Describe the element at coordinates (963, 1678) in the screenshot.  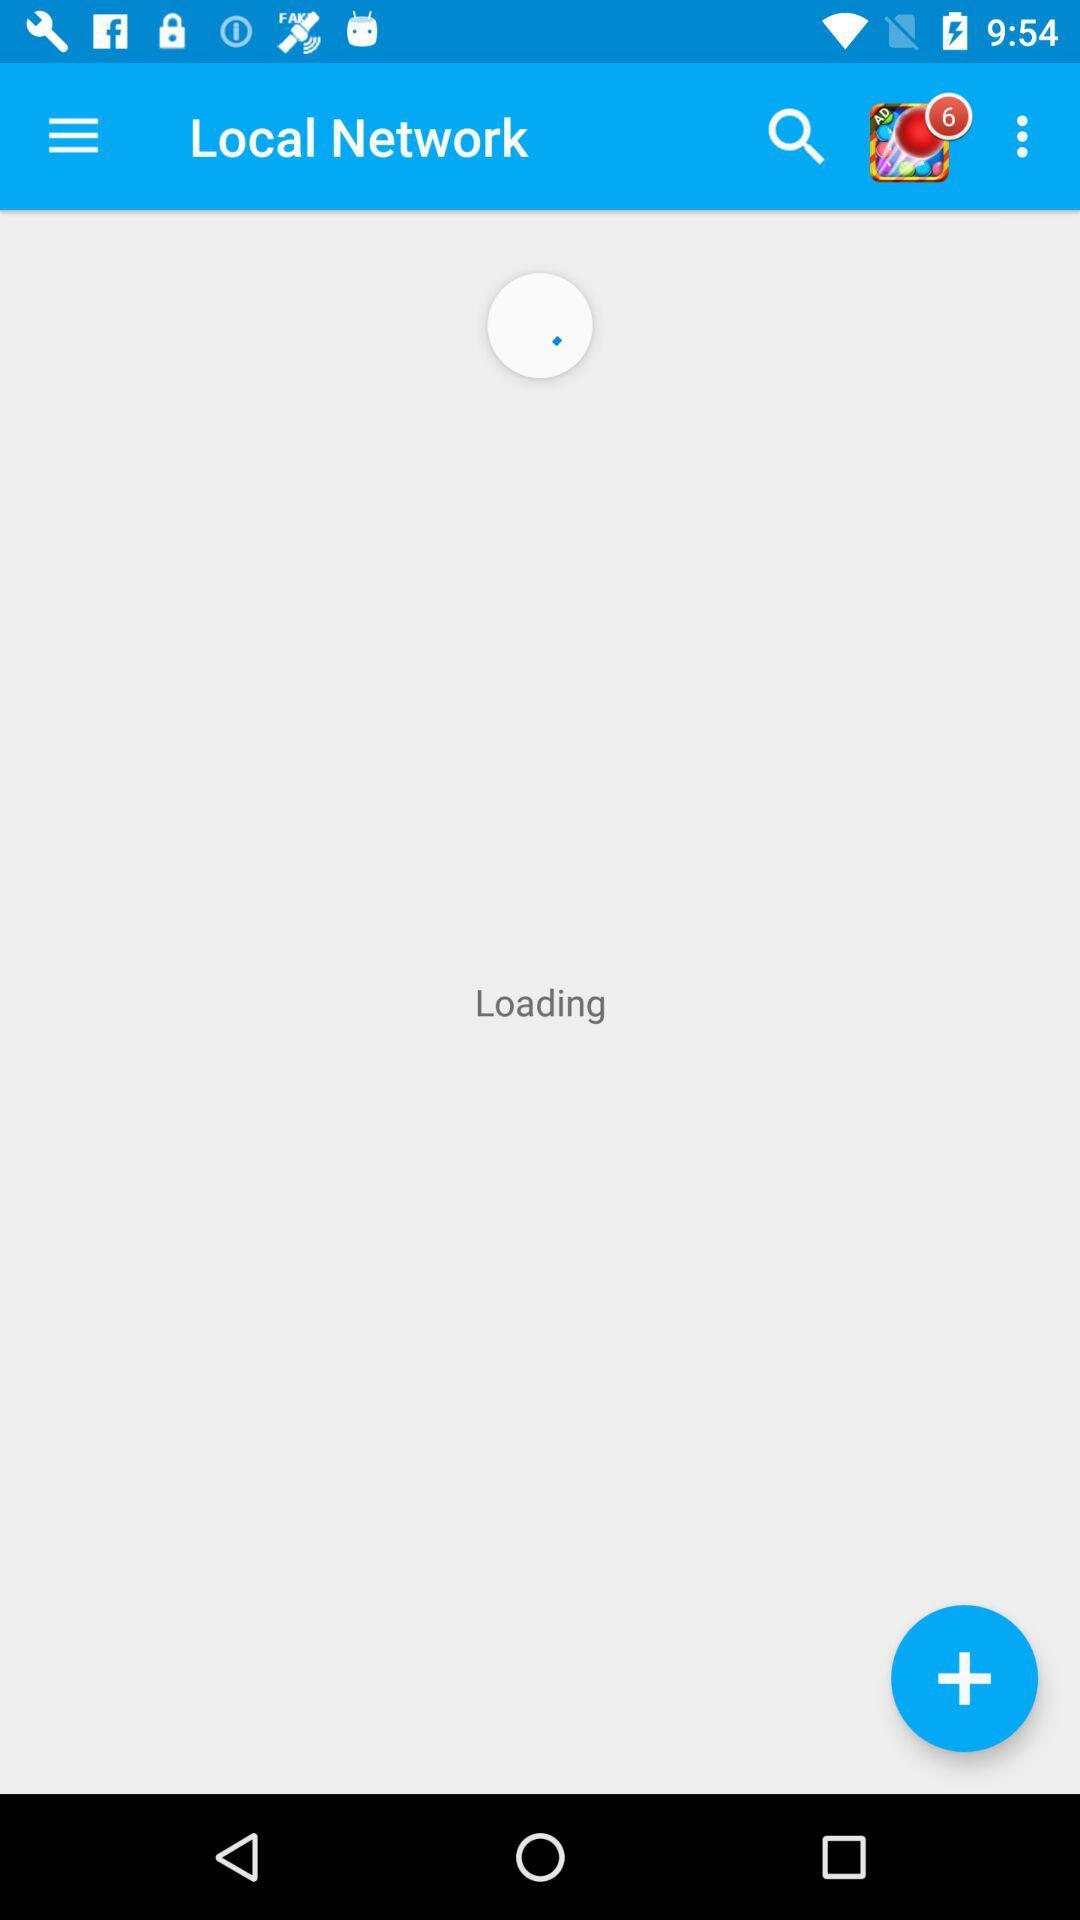
I see `information` at that location.